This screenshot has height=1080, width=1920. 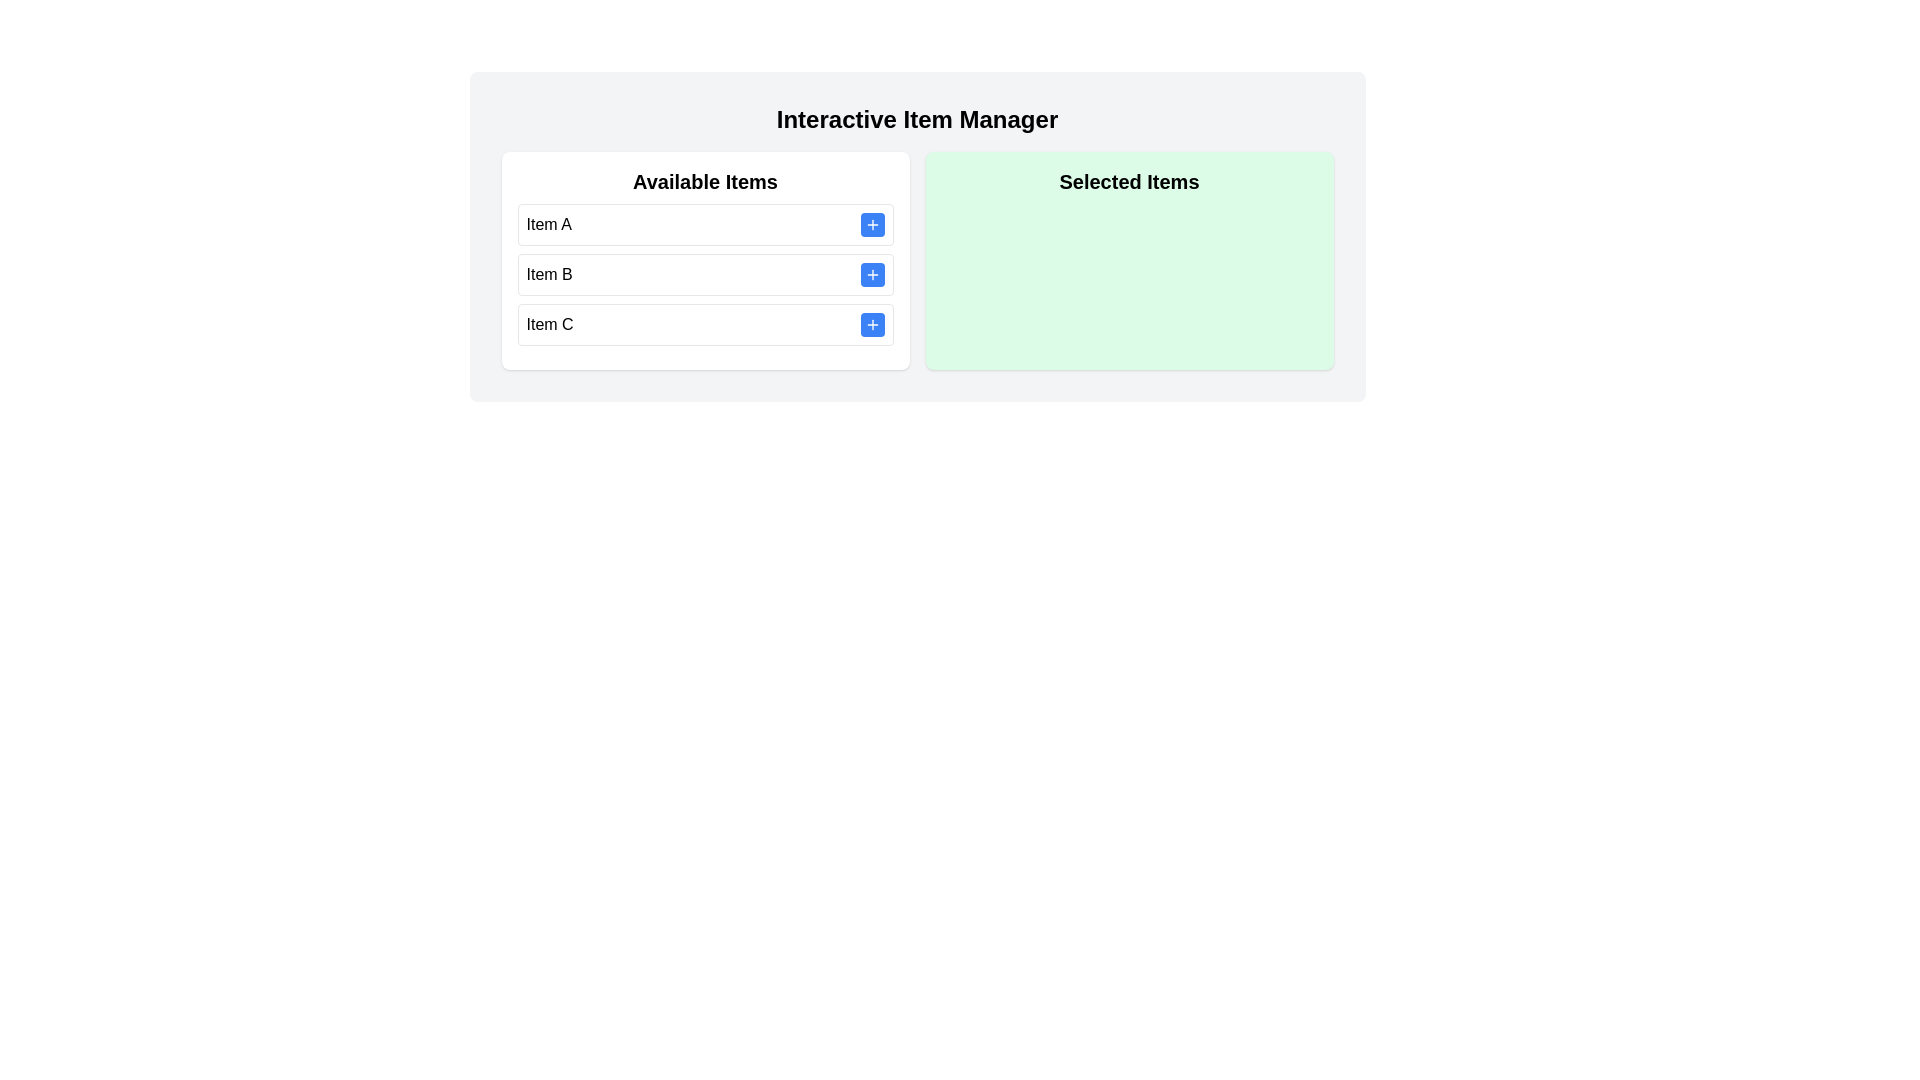 I want to click on the second selectable item with an add button in the 'Available Items' section, so click(x=705, y=274).